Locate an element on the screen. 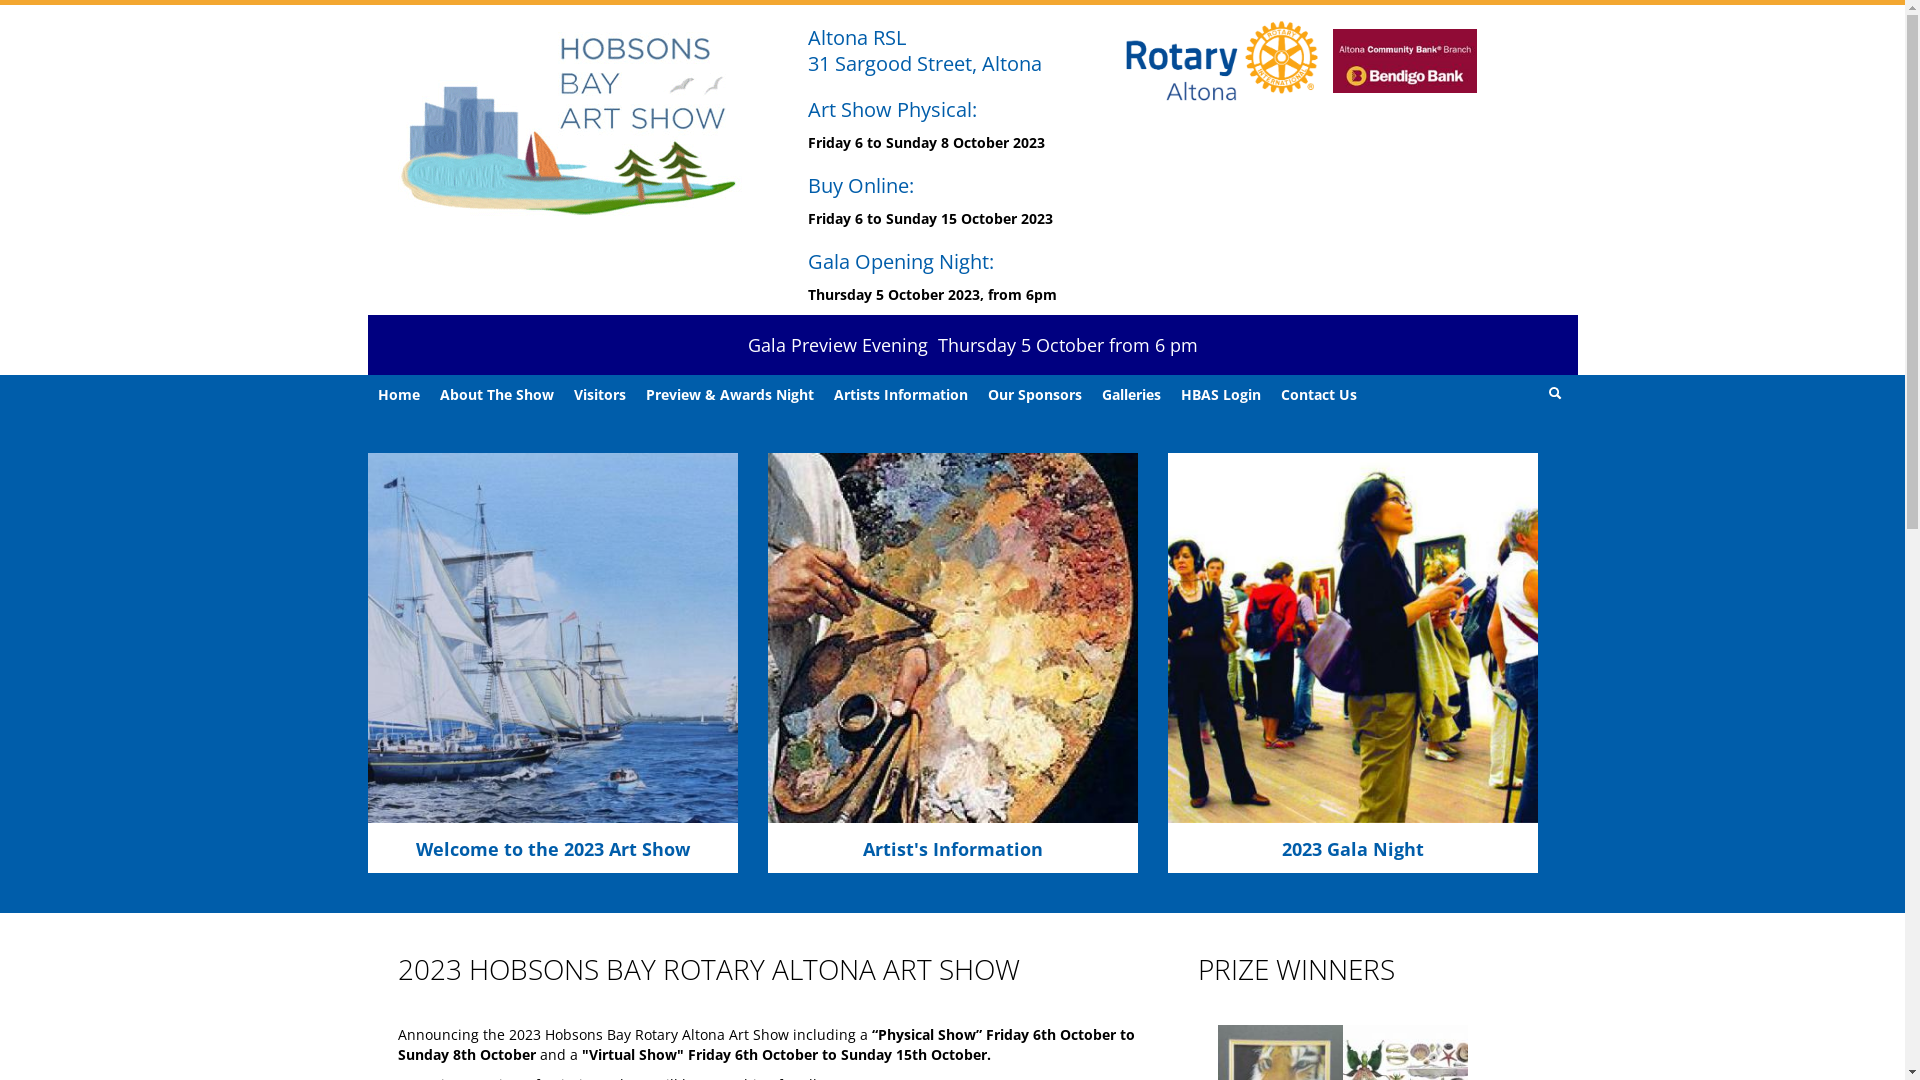  'Preview & Awards Night' is located at coordinates (728, 394).